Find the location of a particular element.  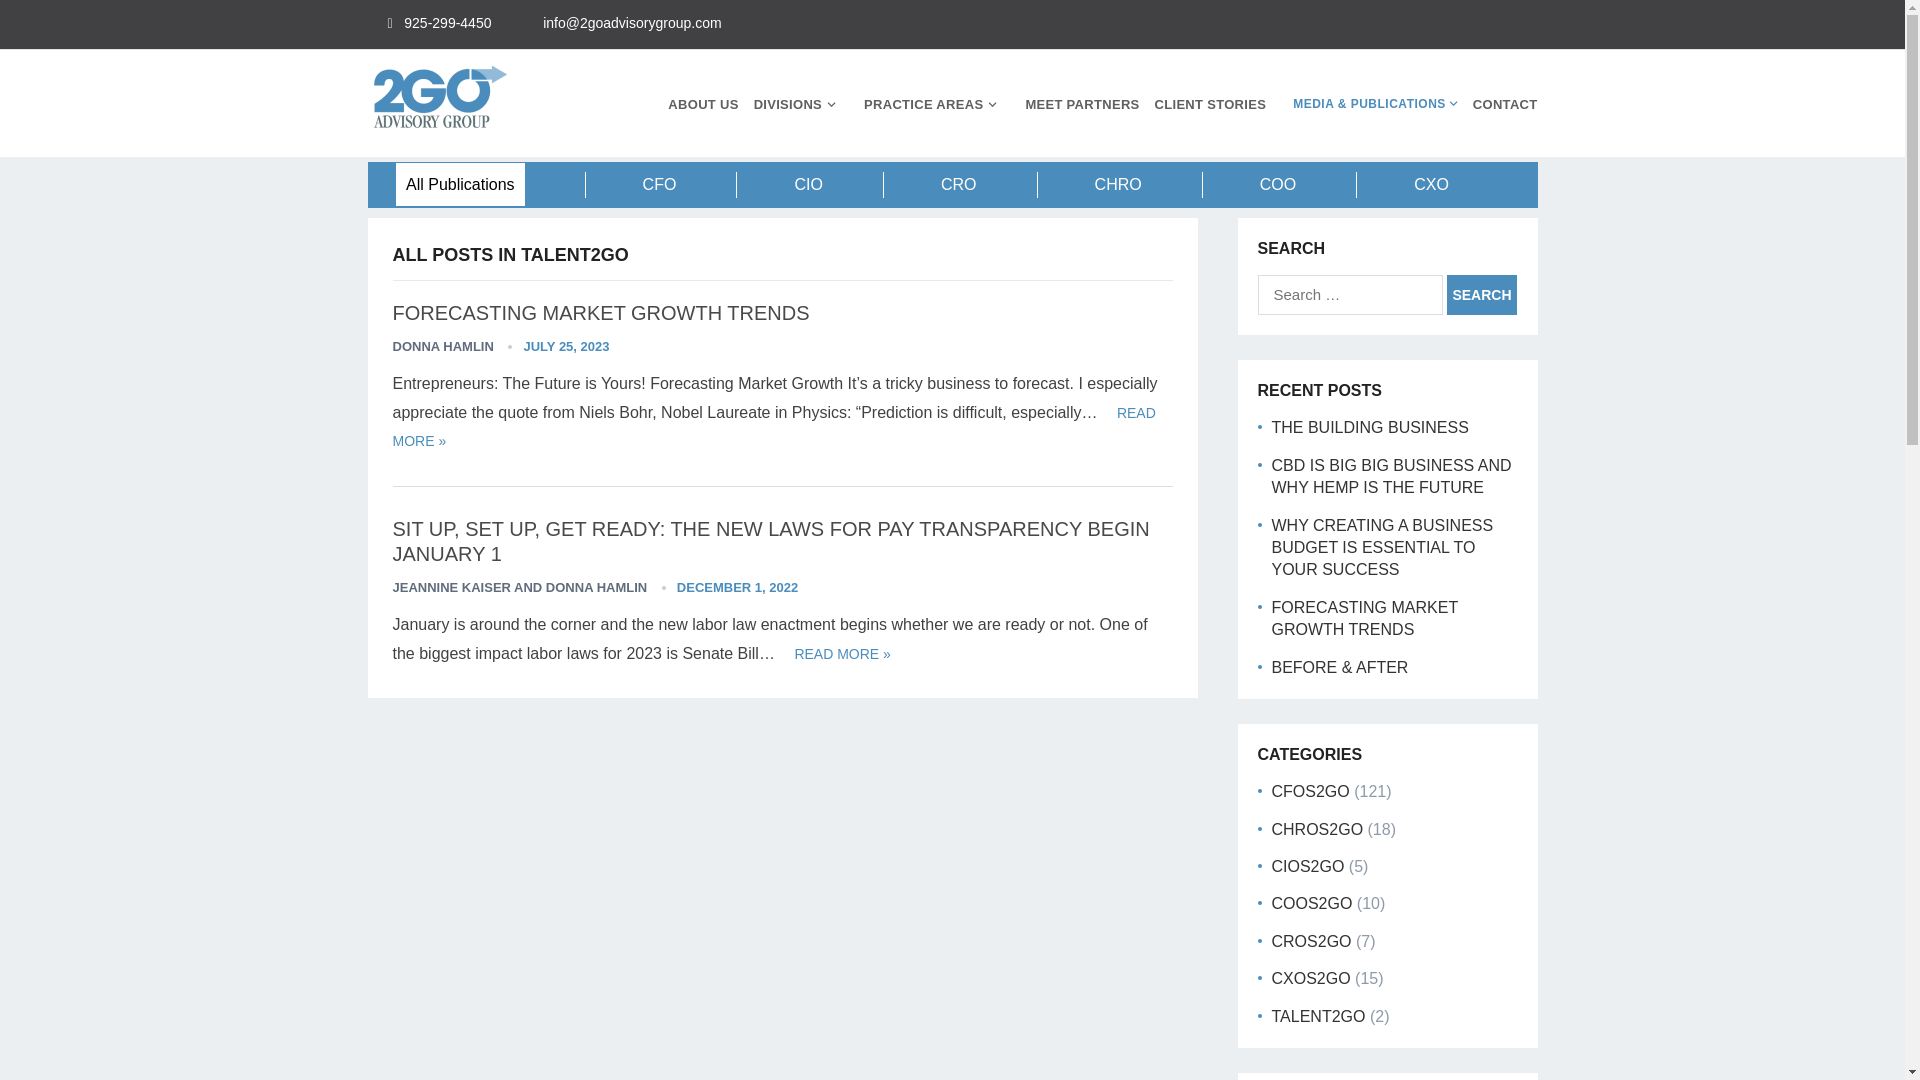

'CIO' is located at coordinates (807, 184).